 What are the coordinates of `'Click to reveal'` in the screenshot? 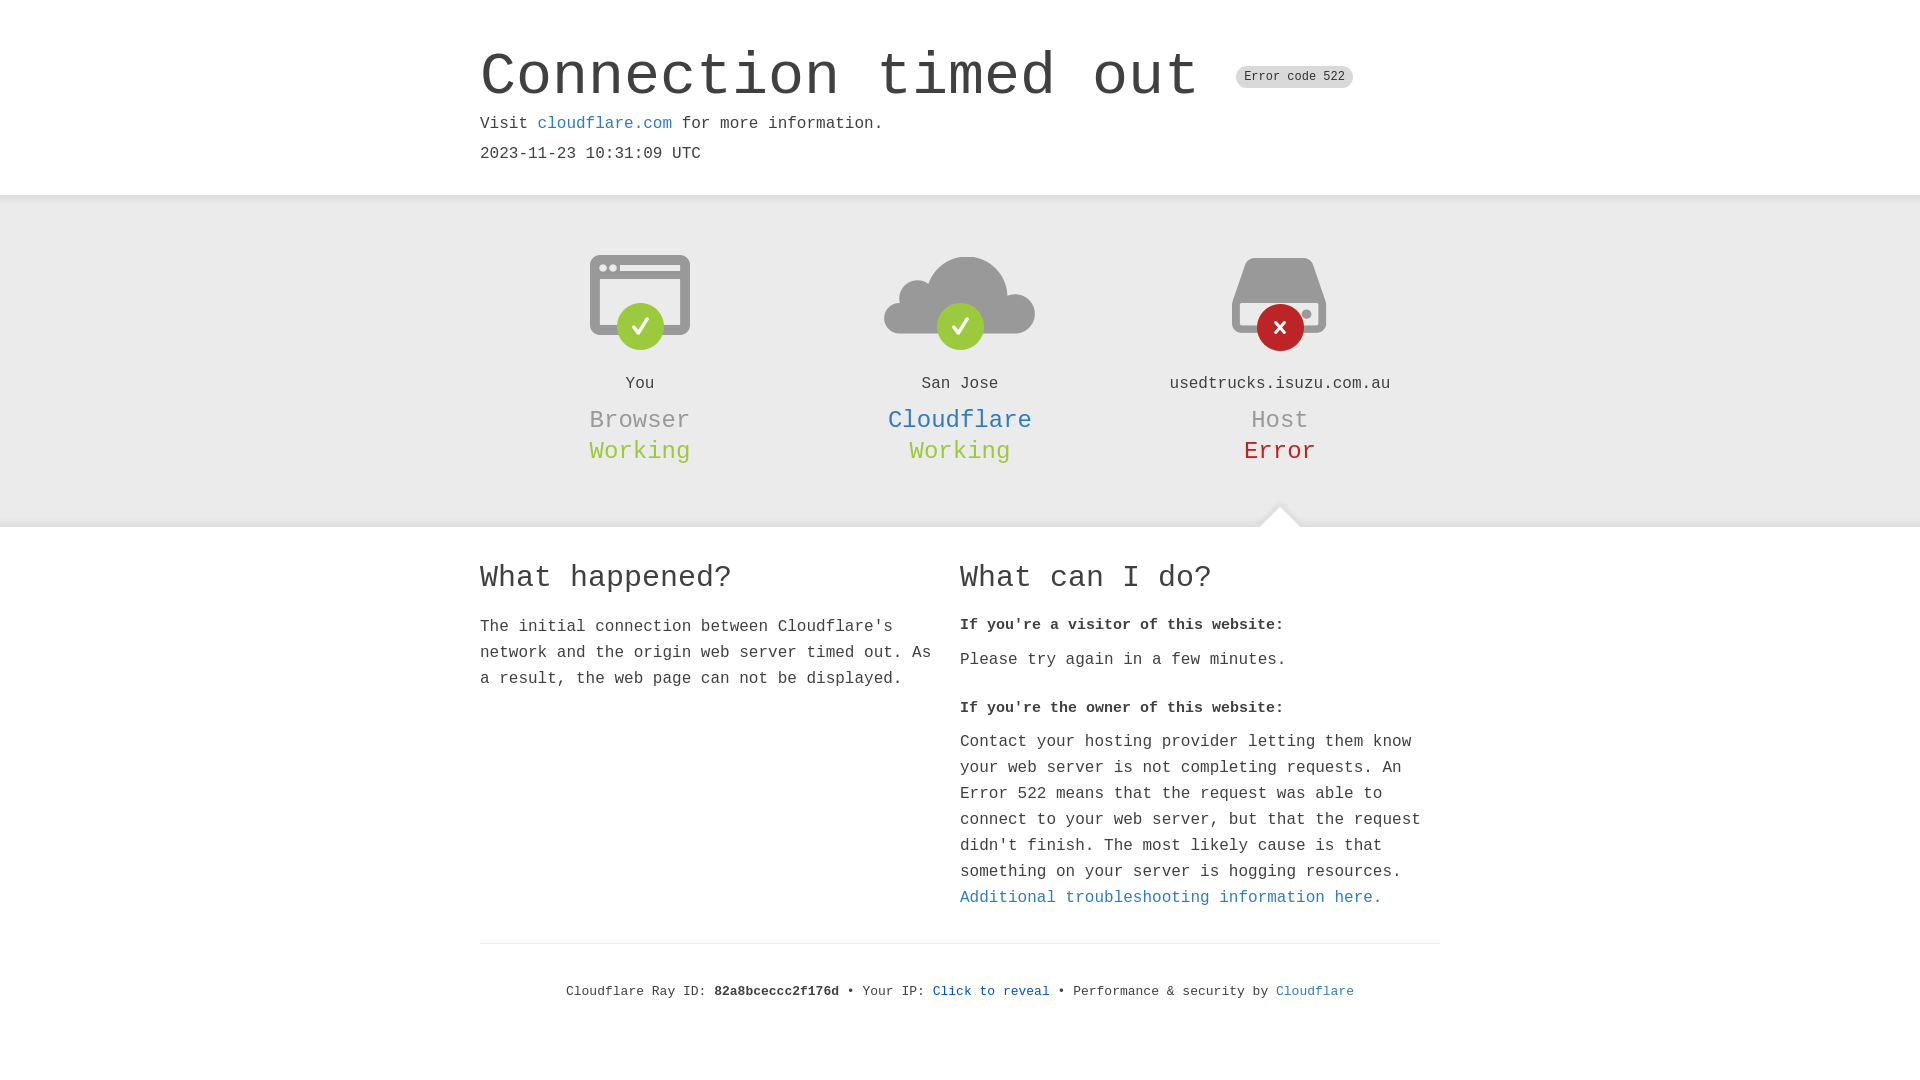 It's located at (991, 991).